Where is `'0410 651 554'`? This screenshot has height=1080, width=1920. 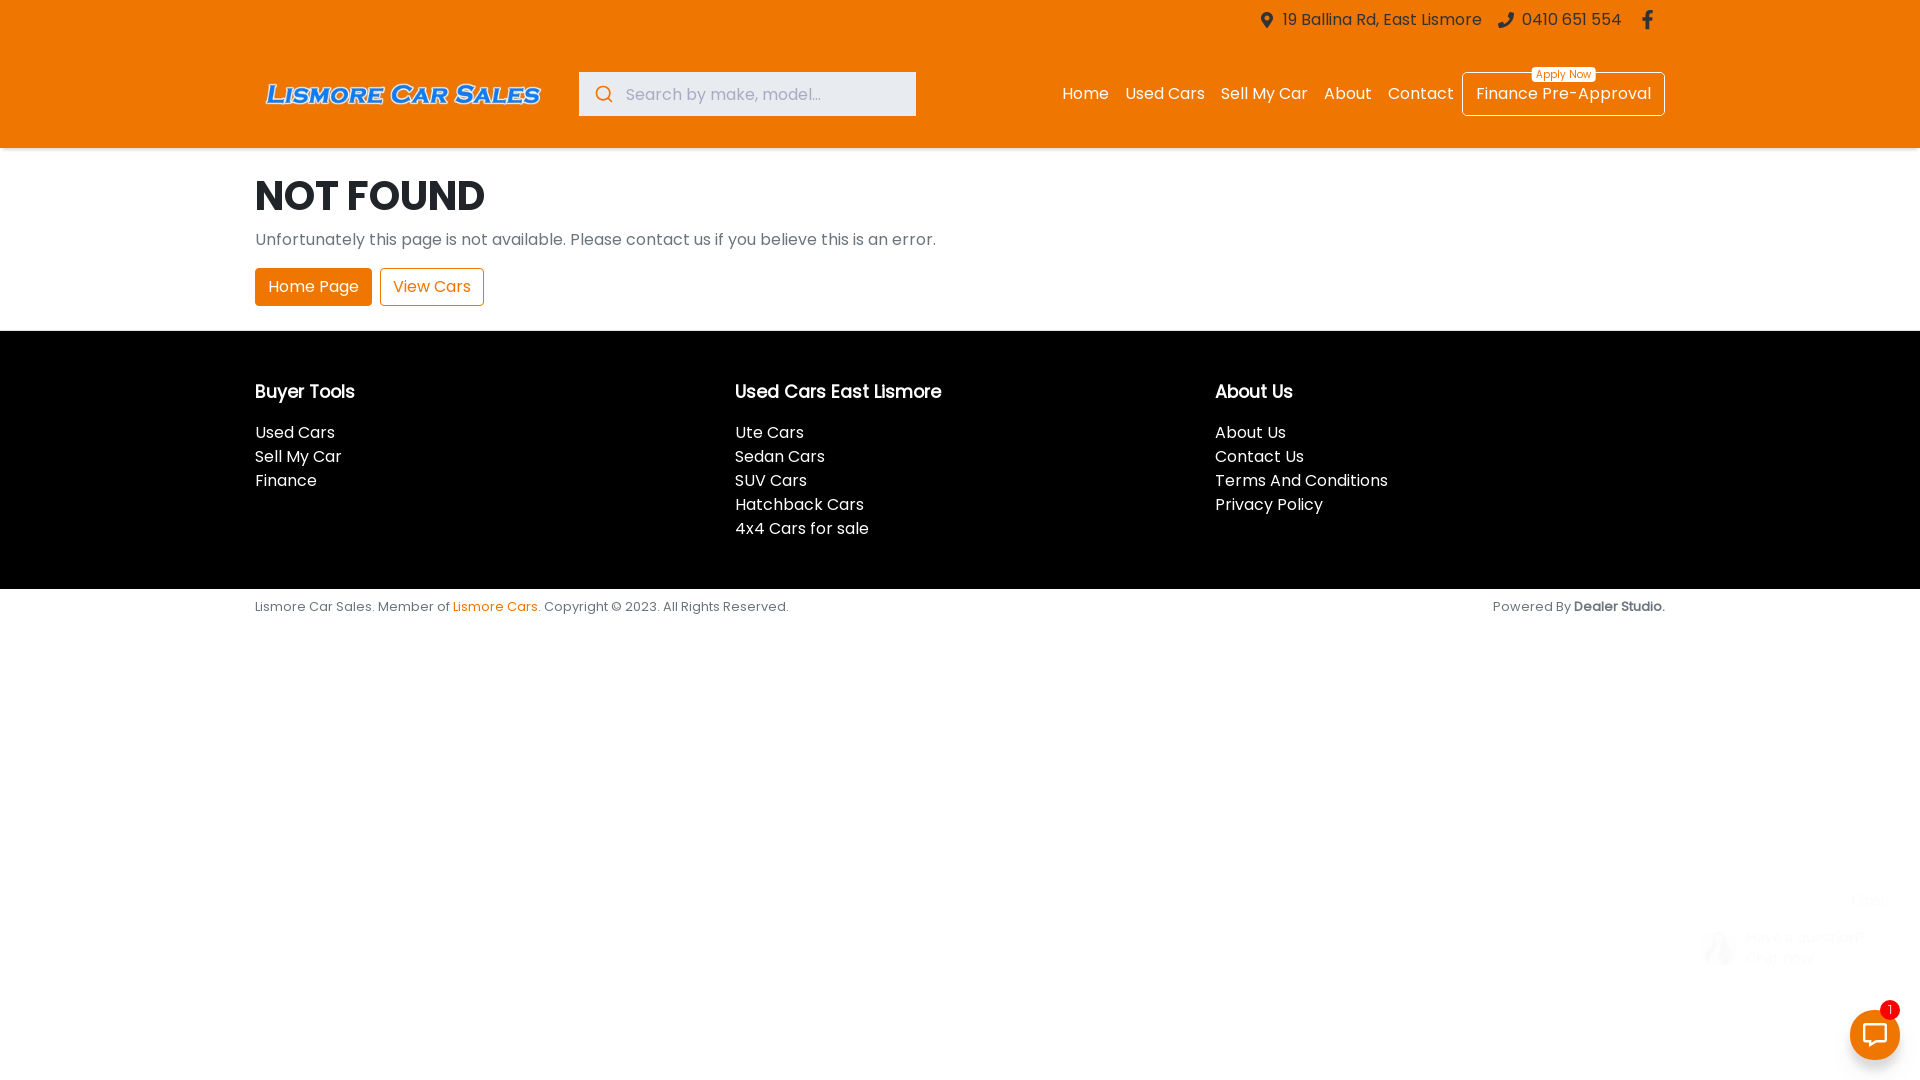 '0410 651 554' is located at coordinates (1571, 19).